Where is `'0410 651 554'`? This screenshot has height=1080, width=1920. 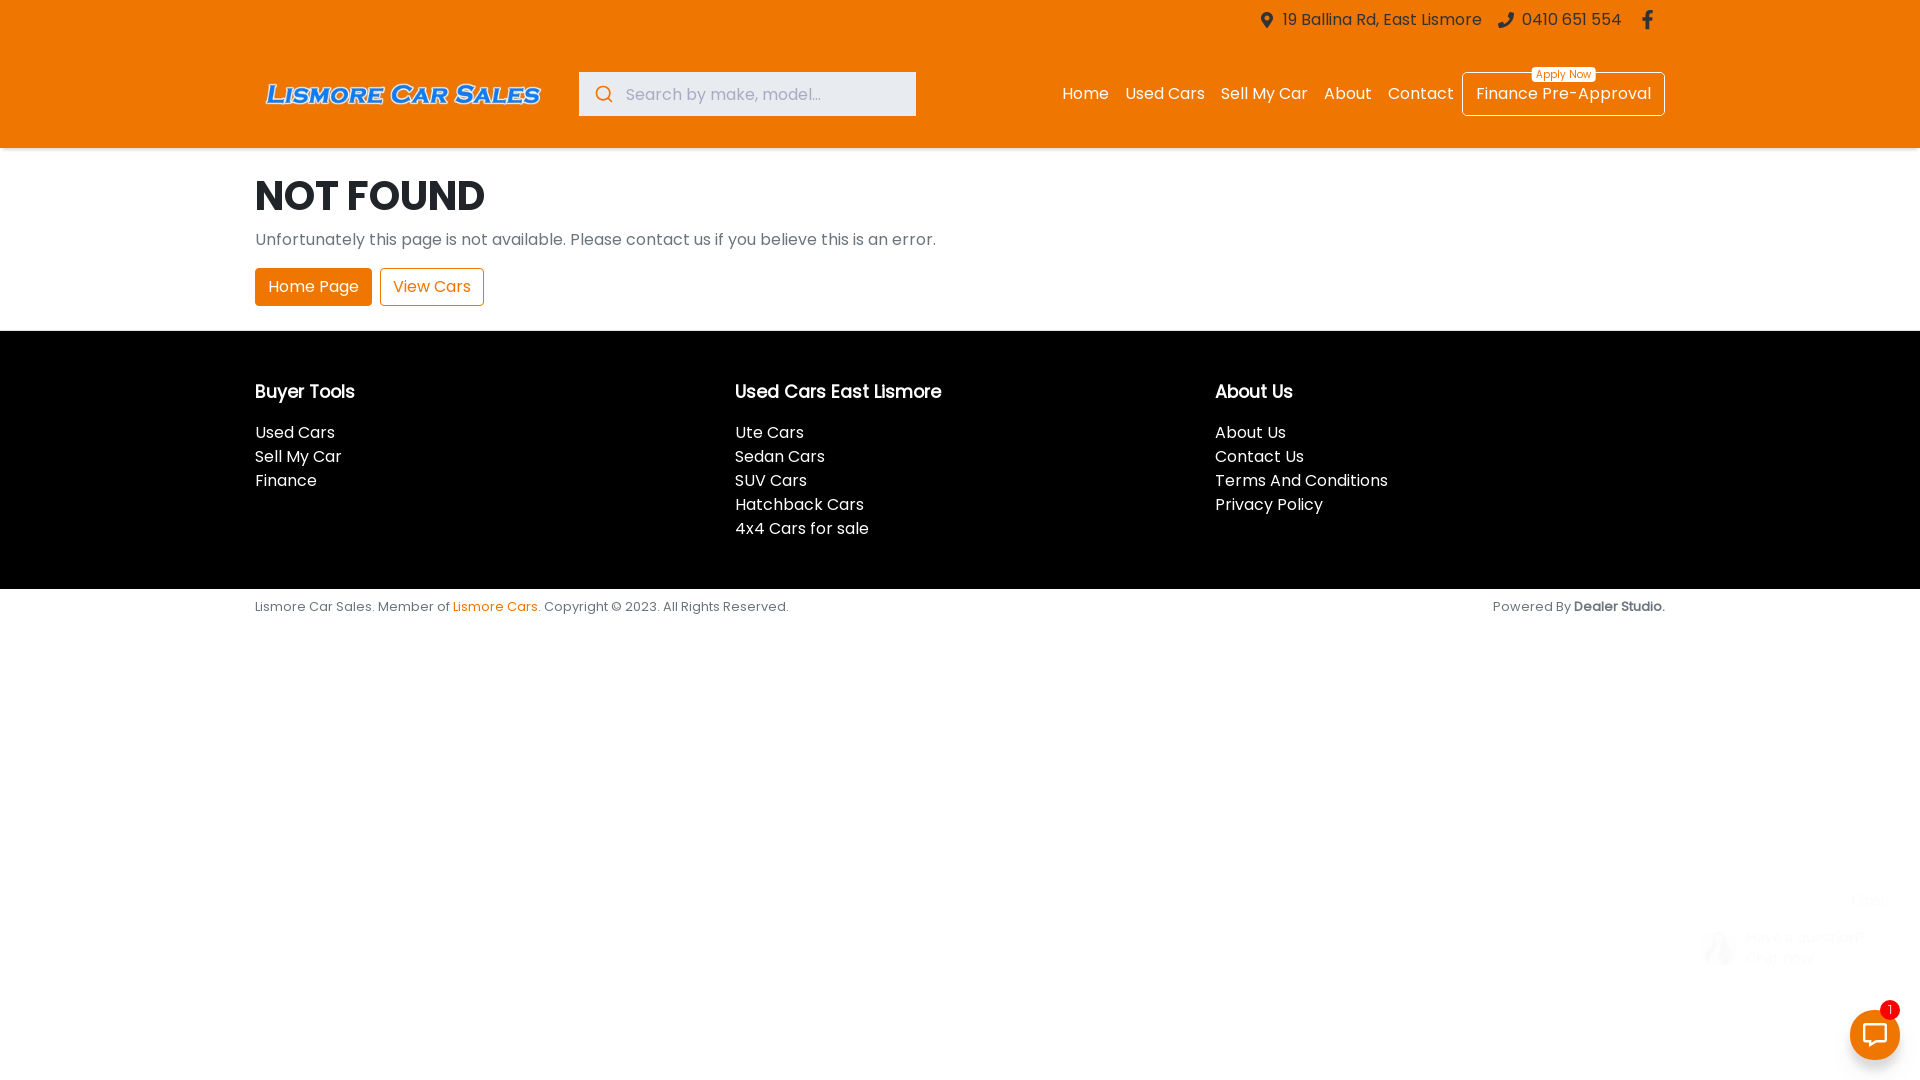 '0410 651 554' is located at coordinates (1571, 19).